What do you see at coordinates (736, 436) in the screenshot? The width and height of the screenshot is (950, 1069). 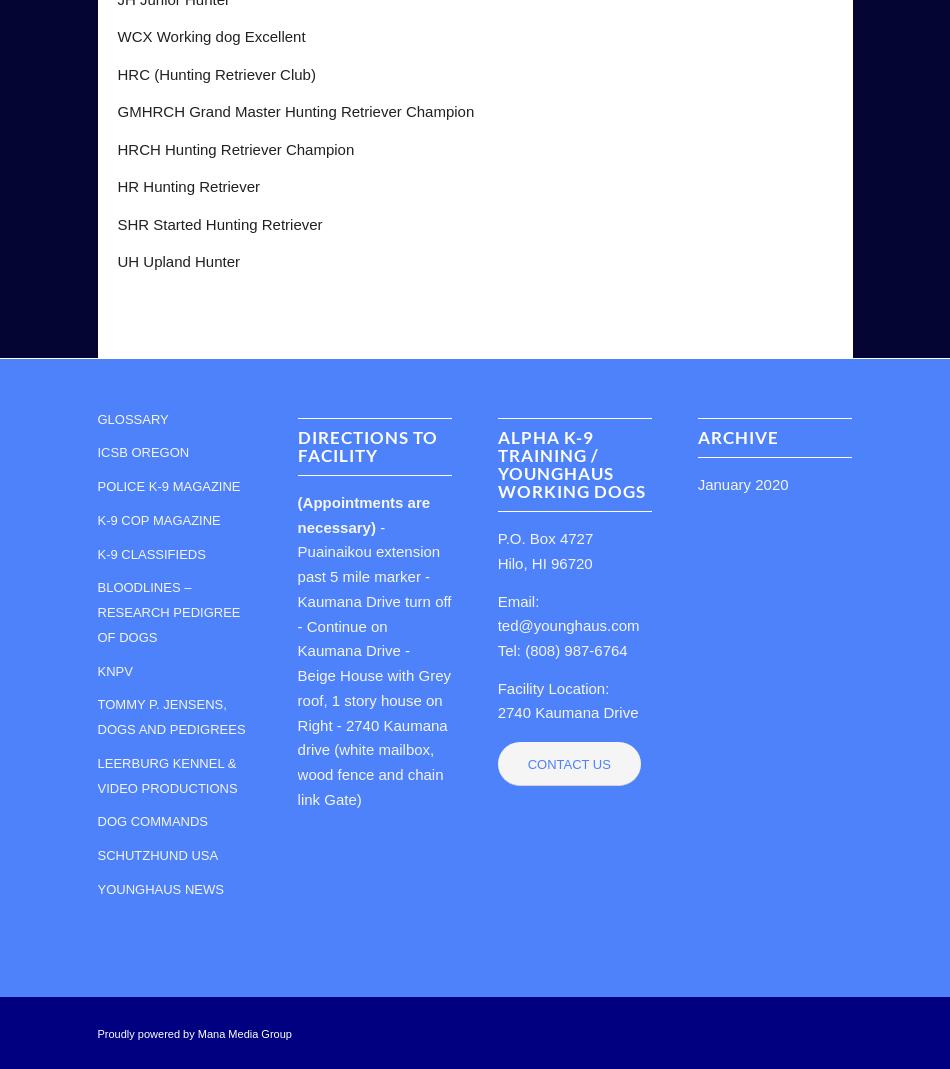 I see `'Archive'` at bounding box center [736, 436].